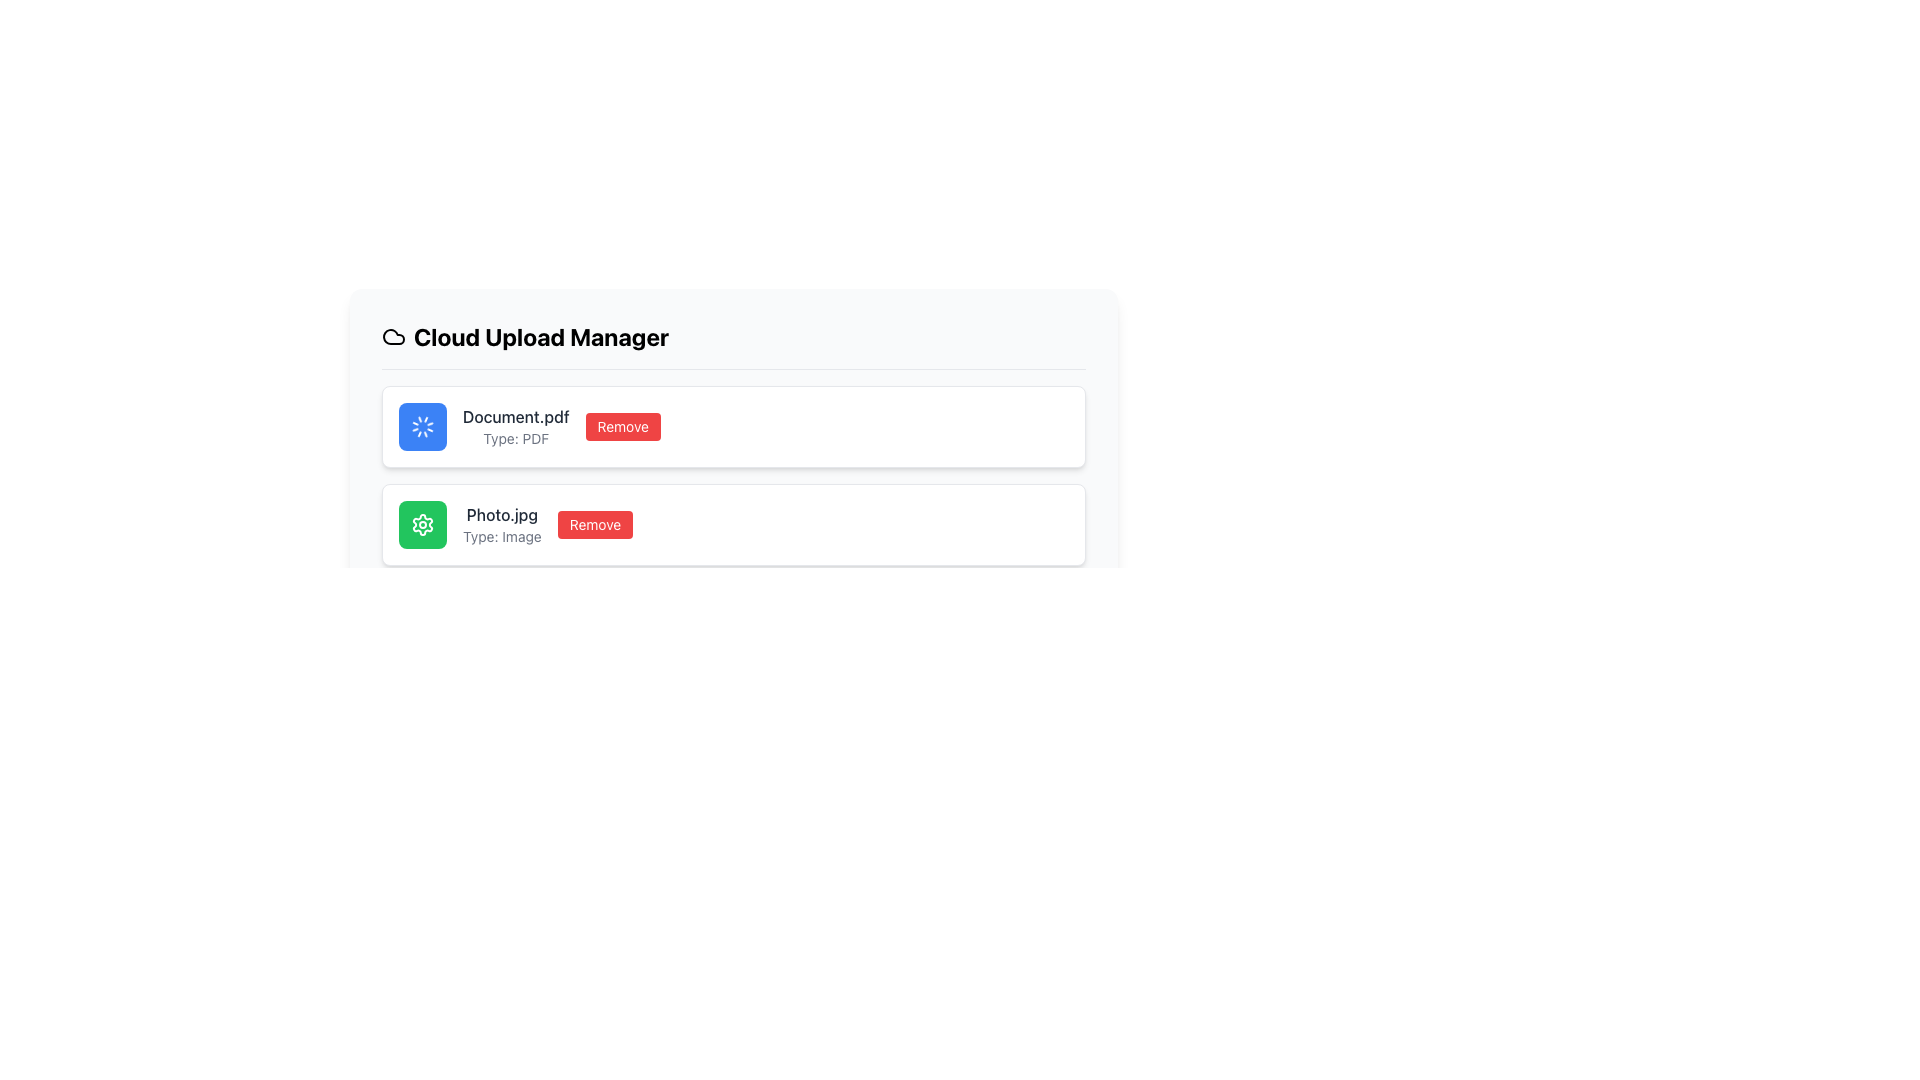 The width and height of the screenshot is (1920, 1080). Describe the element at coordinates (516, 438) in the screenshot. I see `the Text Label that displays 'PDF' information, located below the 'Document.pdf' text element` at that location.